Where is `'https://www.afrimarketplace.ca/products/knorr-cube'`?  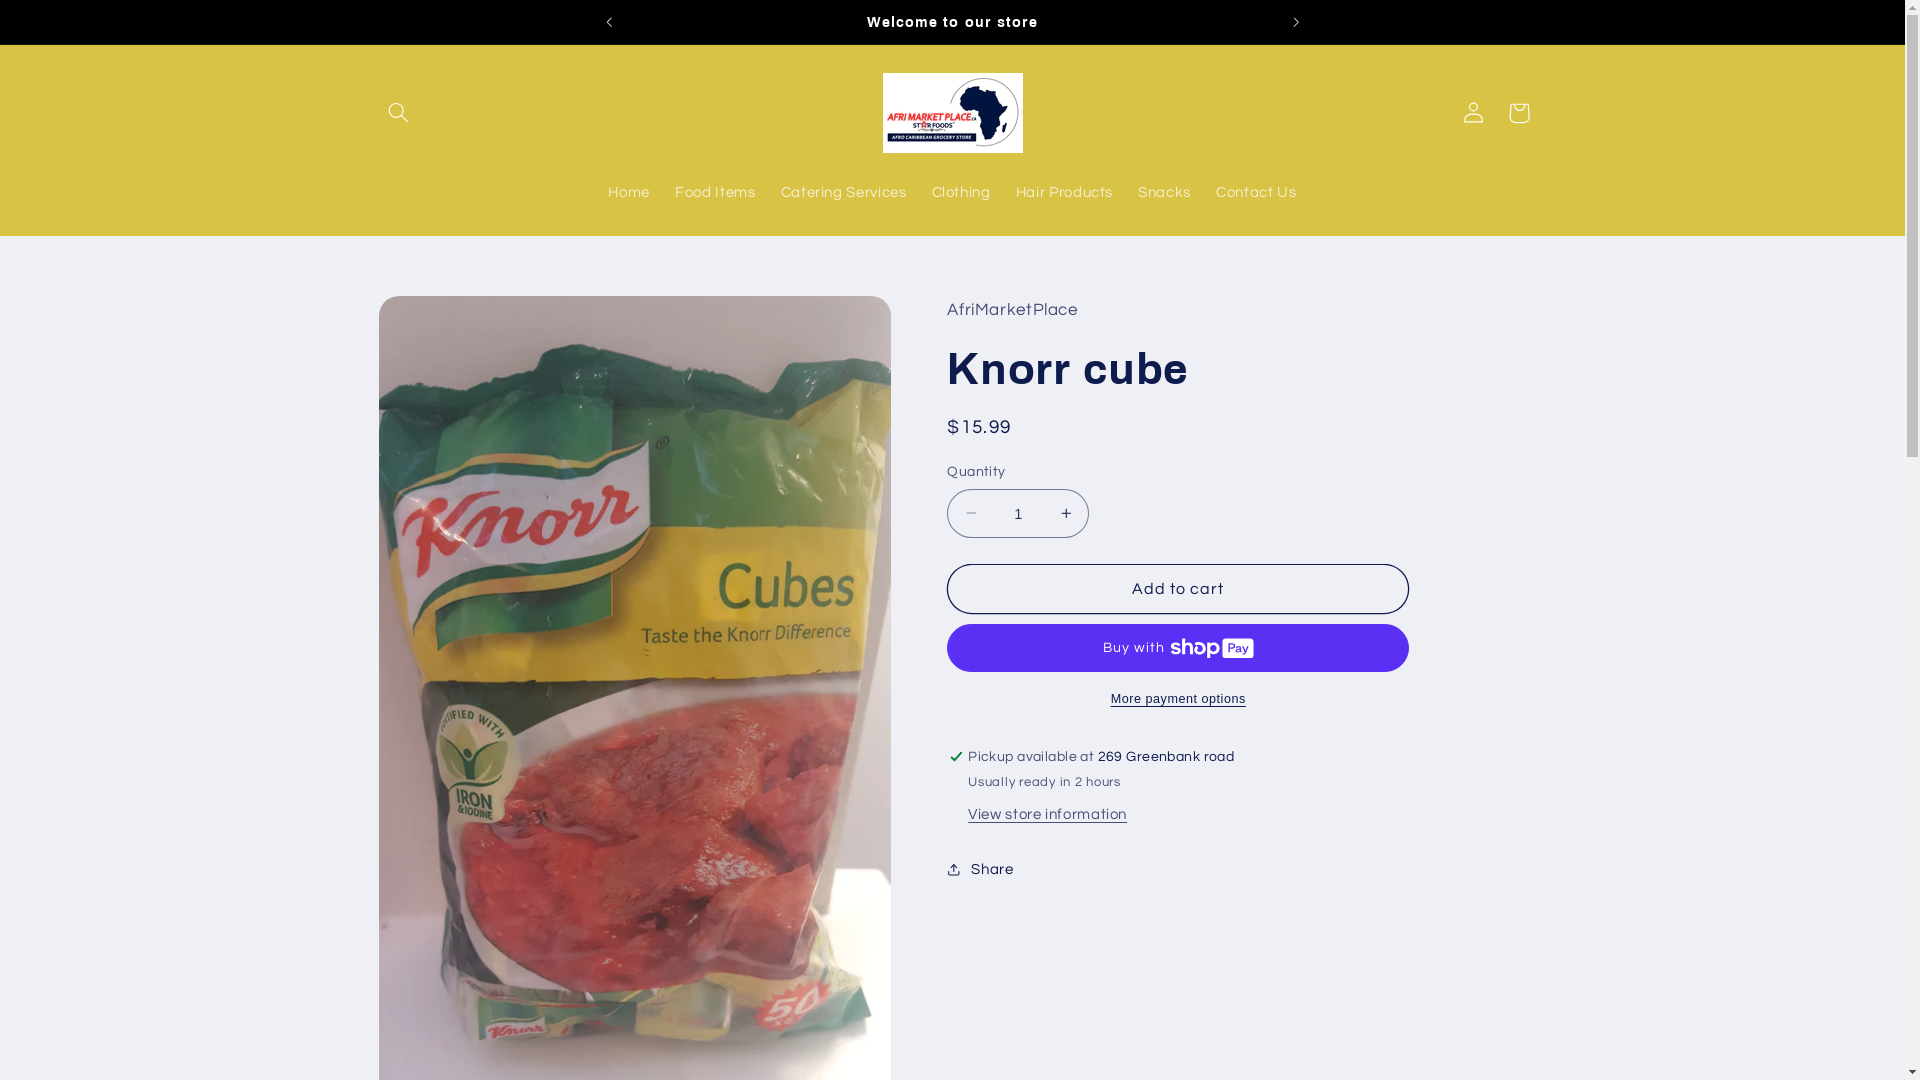 'https://www.afrimarketplace.ca/products/knorr-cube' is located at coordinates (1072, 947).